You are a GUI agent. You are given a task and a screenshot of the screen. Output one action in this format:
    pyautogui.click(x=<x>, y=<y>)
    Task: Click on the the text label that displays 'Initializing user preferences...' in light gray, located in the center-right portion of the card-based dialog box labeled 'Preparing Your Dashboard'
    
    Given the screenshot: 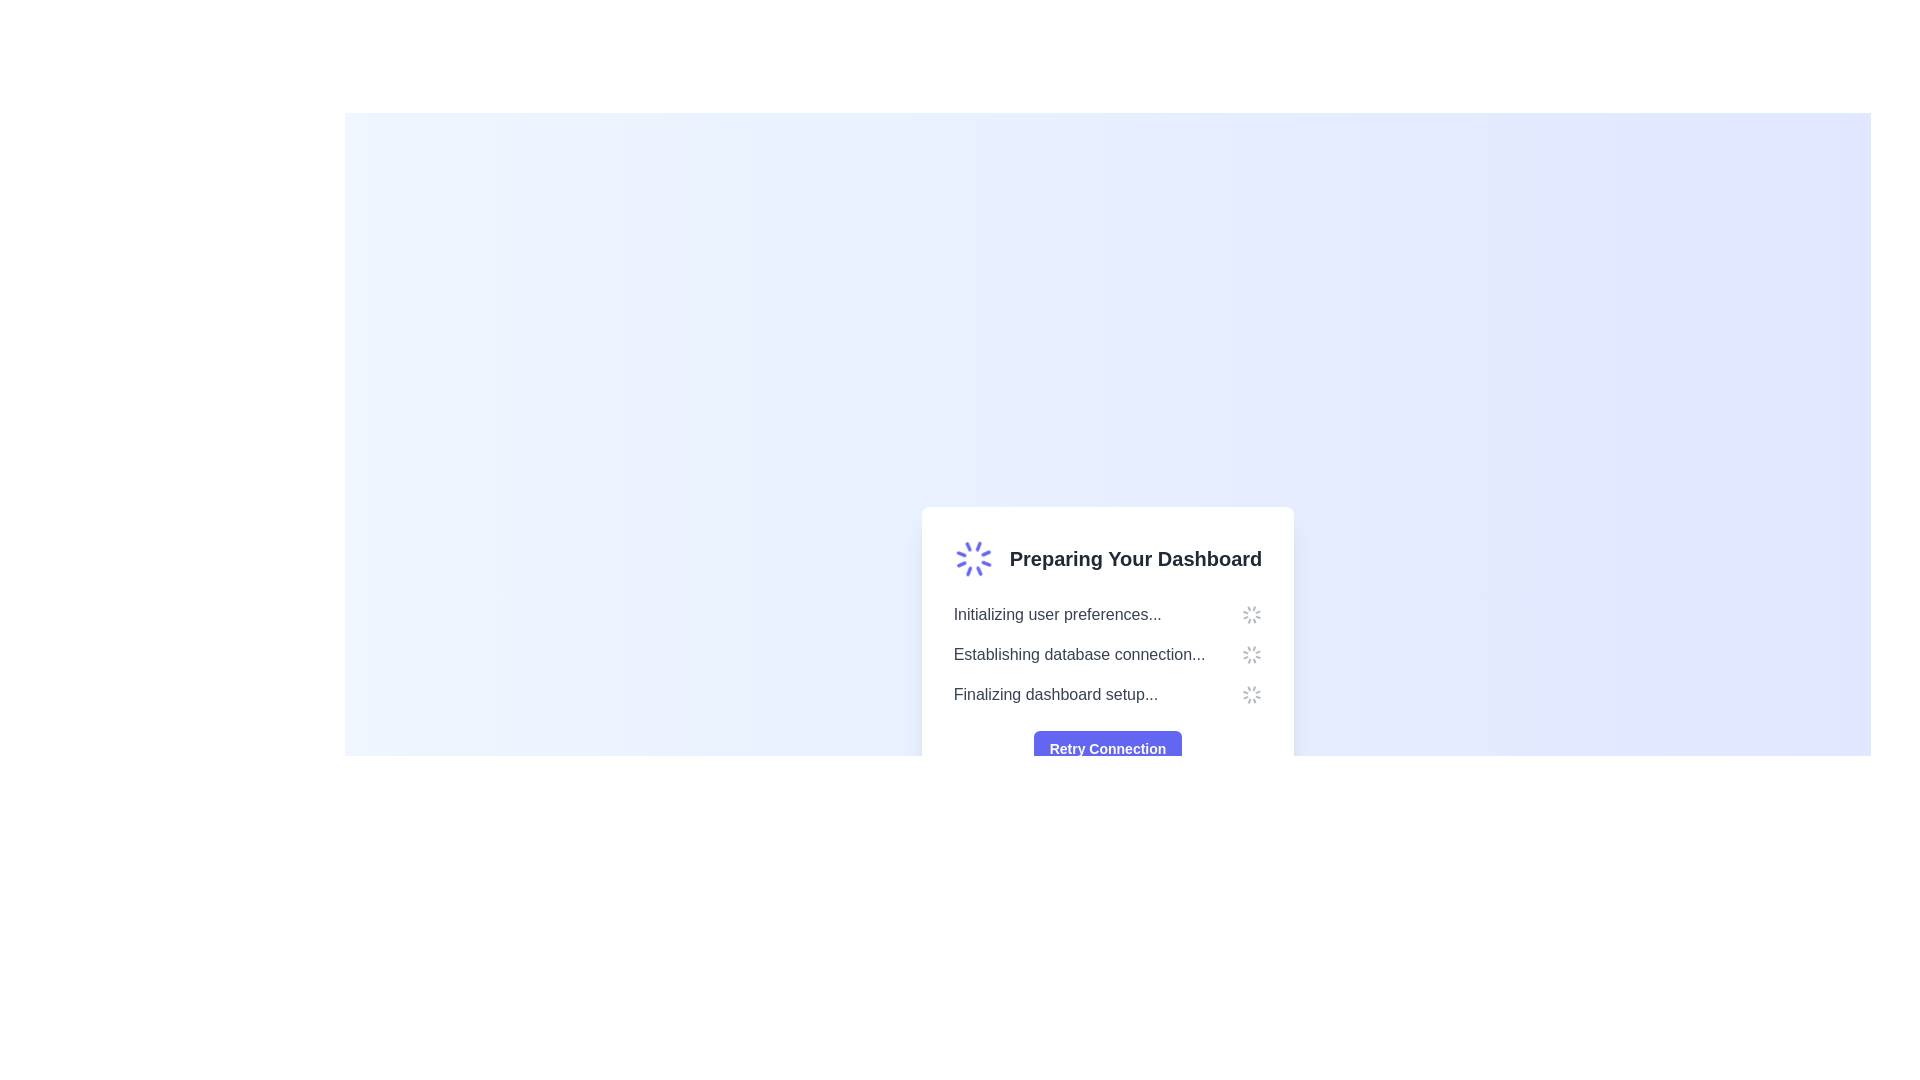 What is the action you would take?
    pyautogui.click(x=1056, y=613)
    